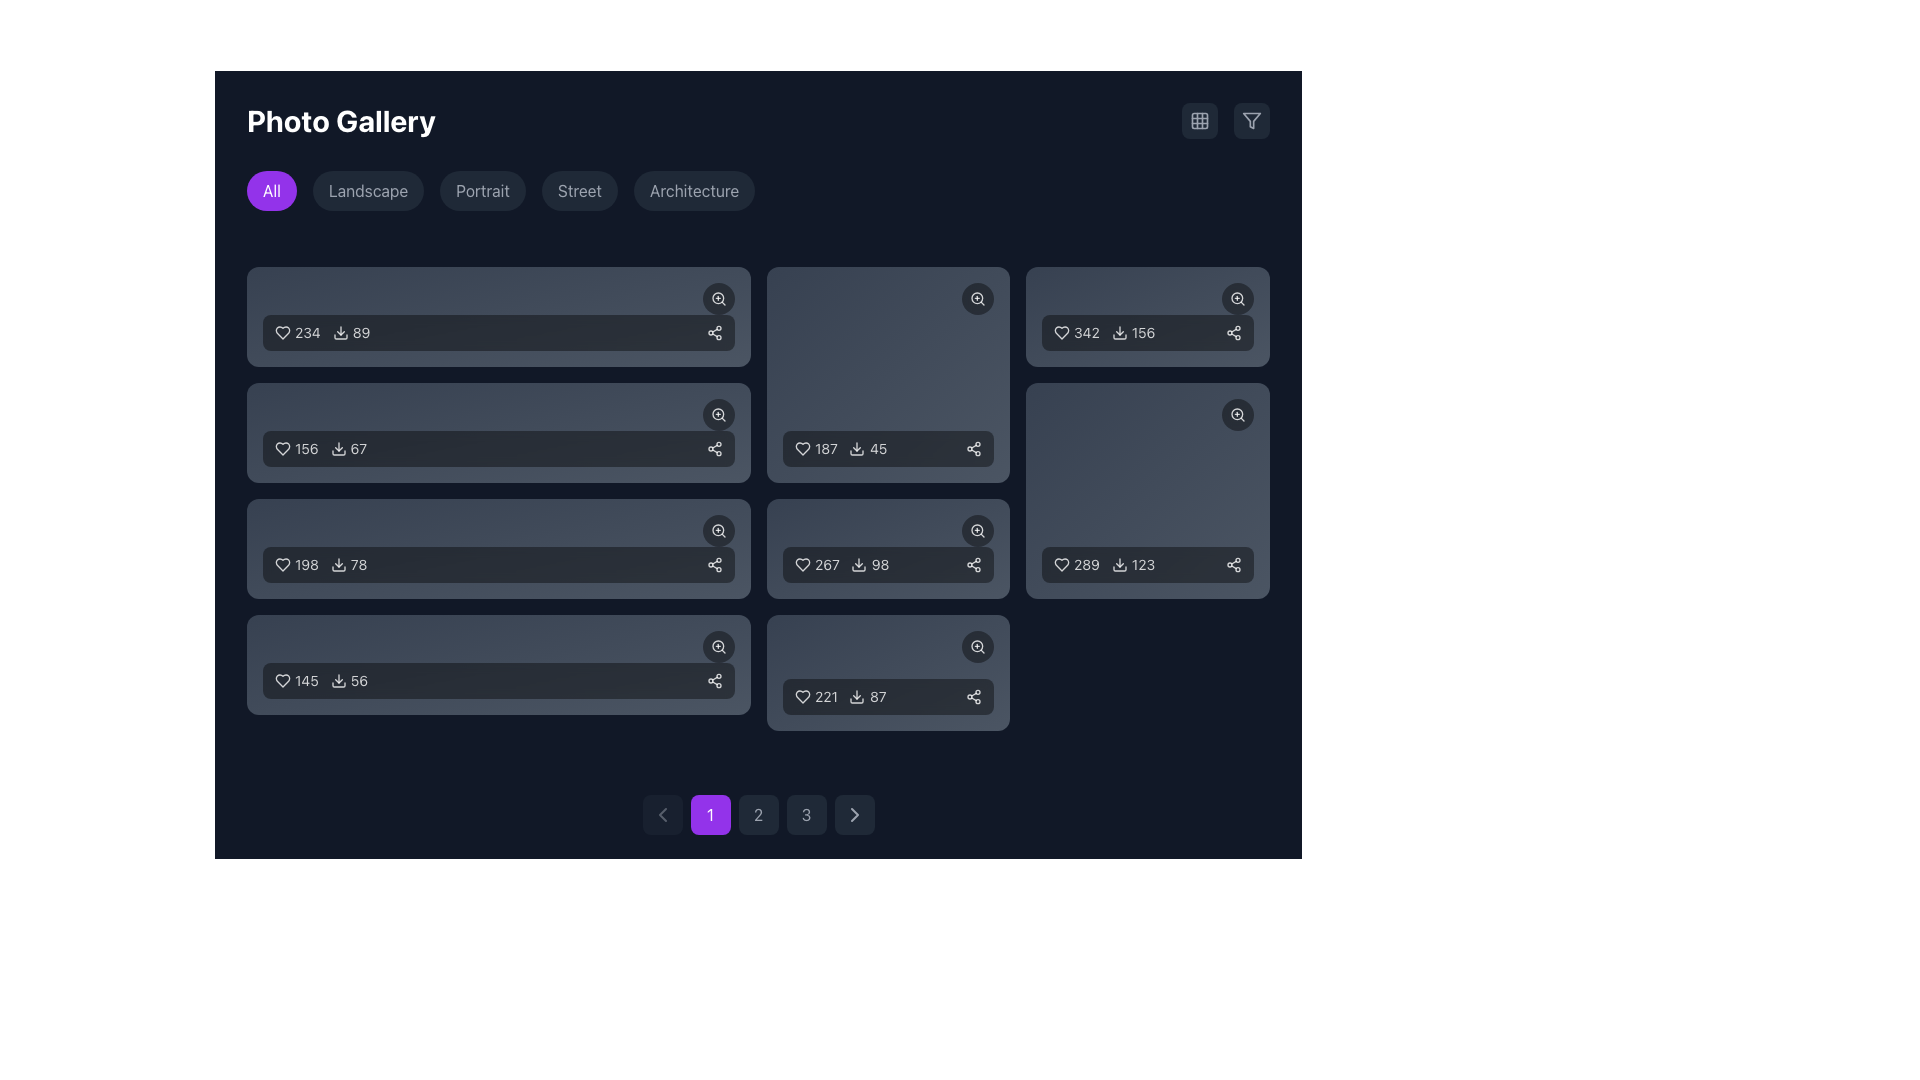  What do you see at coordinates (869, 564) in the screenshot?
I see `the download icon-text pair displaying '98' to initiate a download action` at bounding box center [869, 564].